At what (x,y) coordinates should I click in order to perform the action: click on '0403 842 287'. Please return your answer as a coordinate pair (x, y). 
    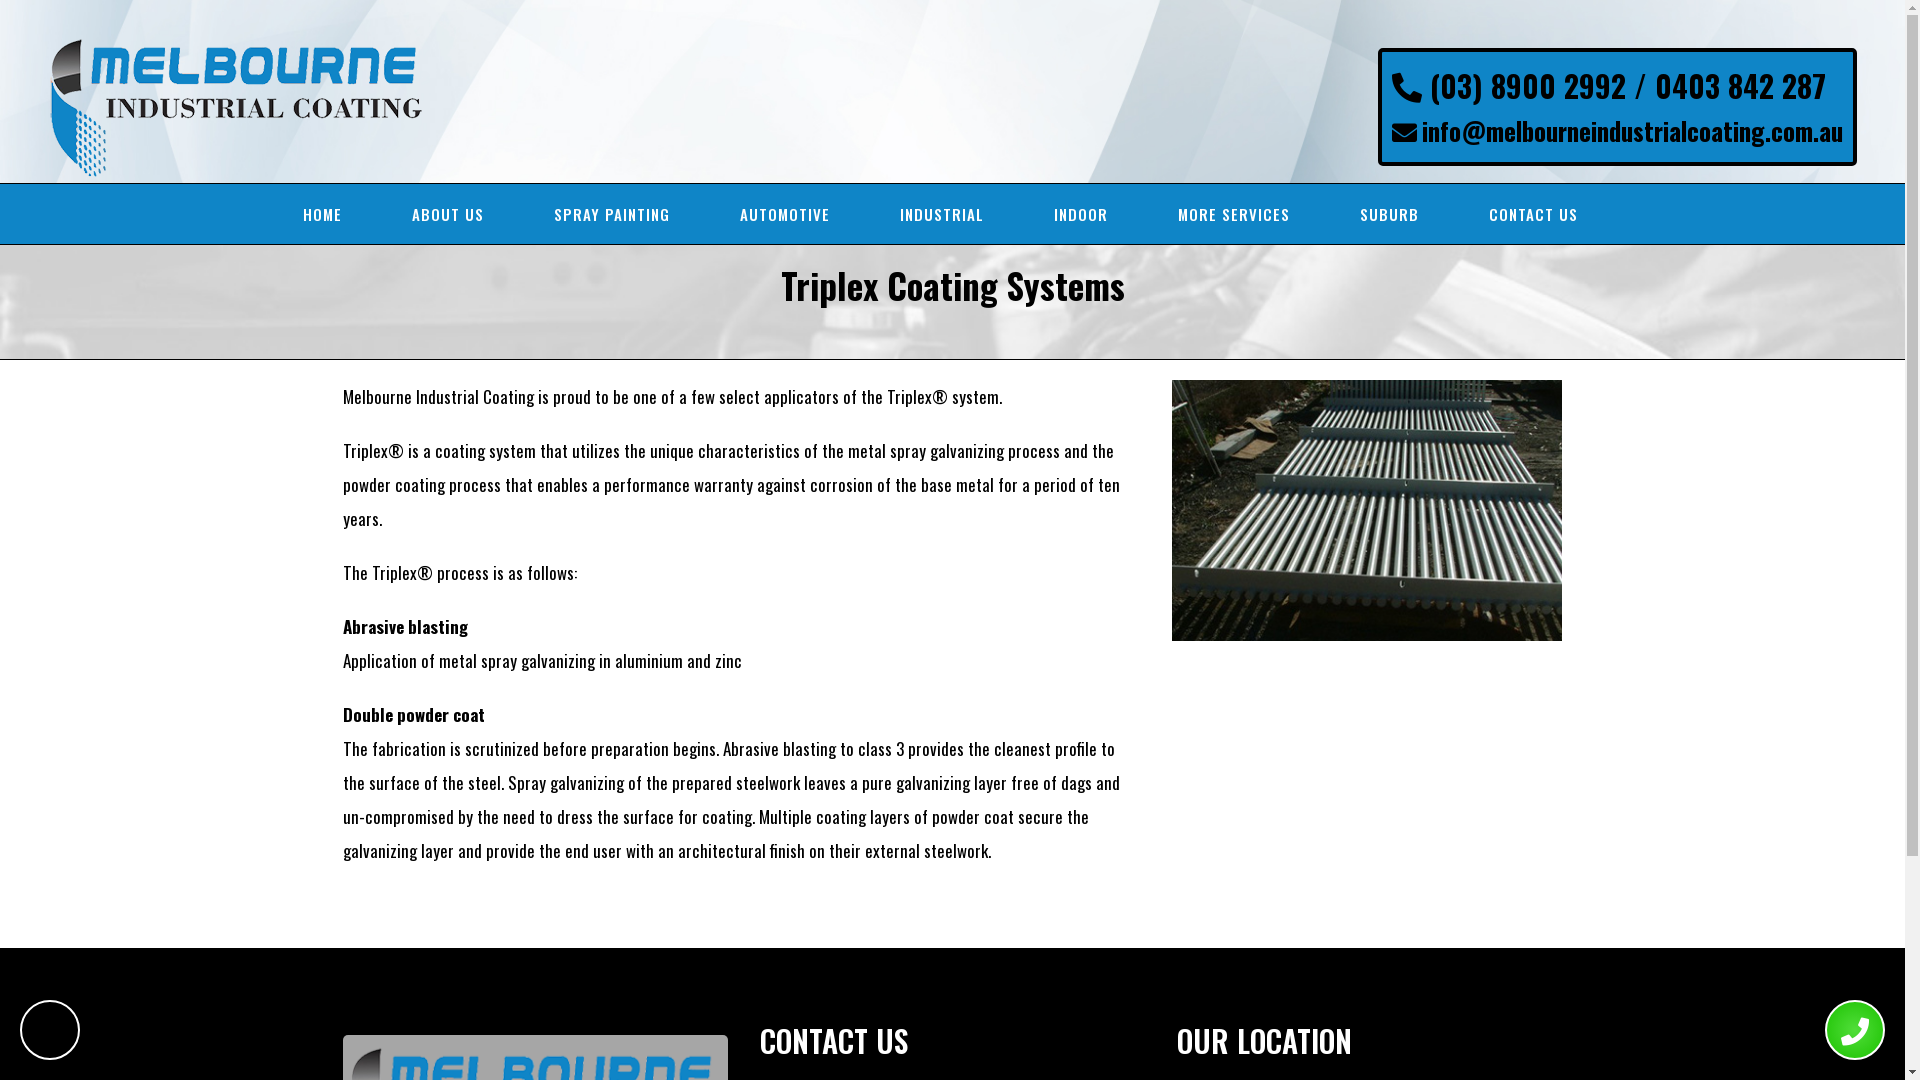
    Looking at the image, I should click on (1655, 84).